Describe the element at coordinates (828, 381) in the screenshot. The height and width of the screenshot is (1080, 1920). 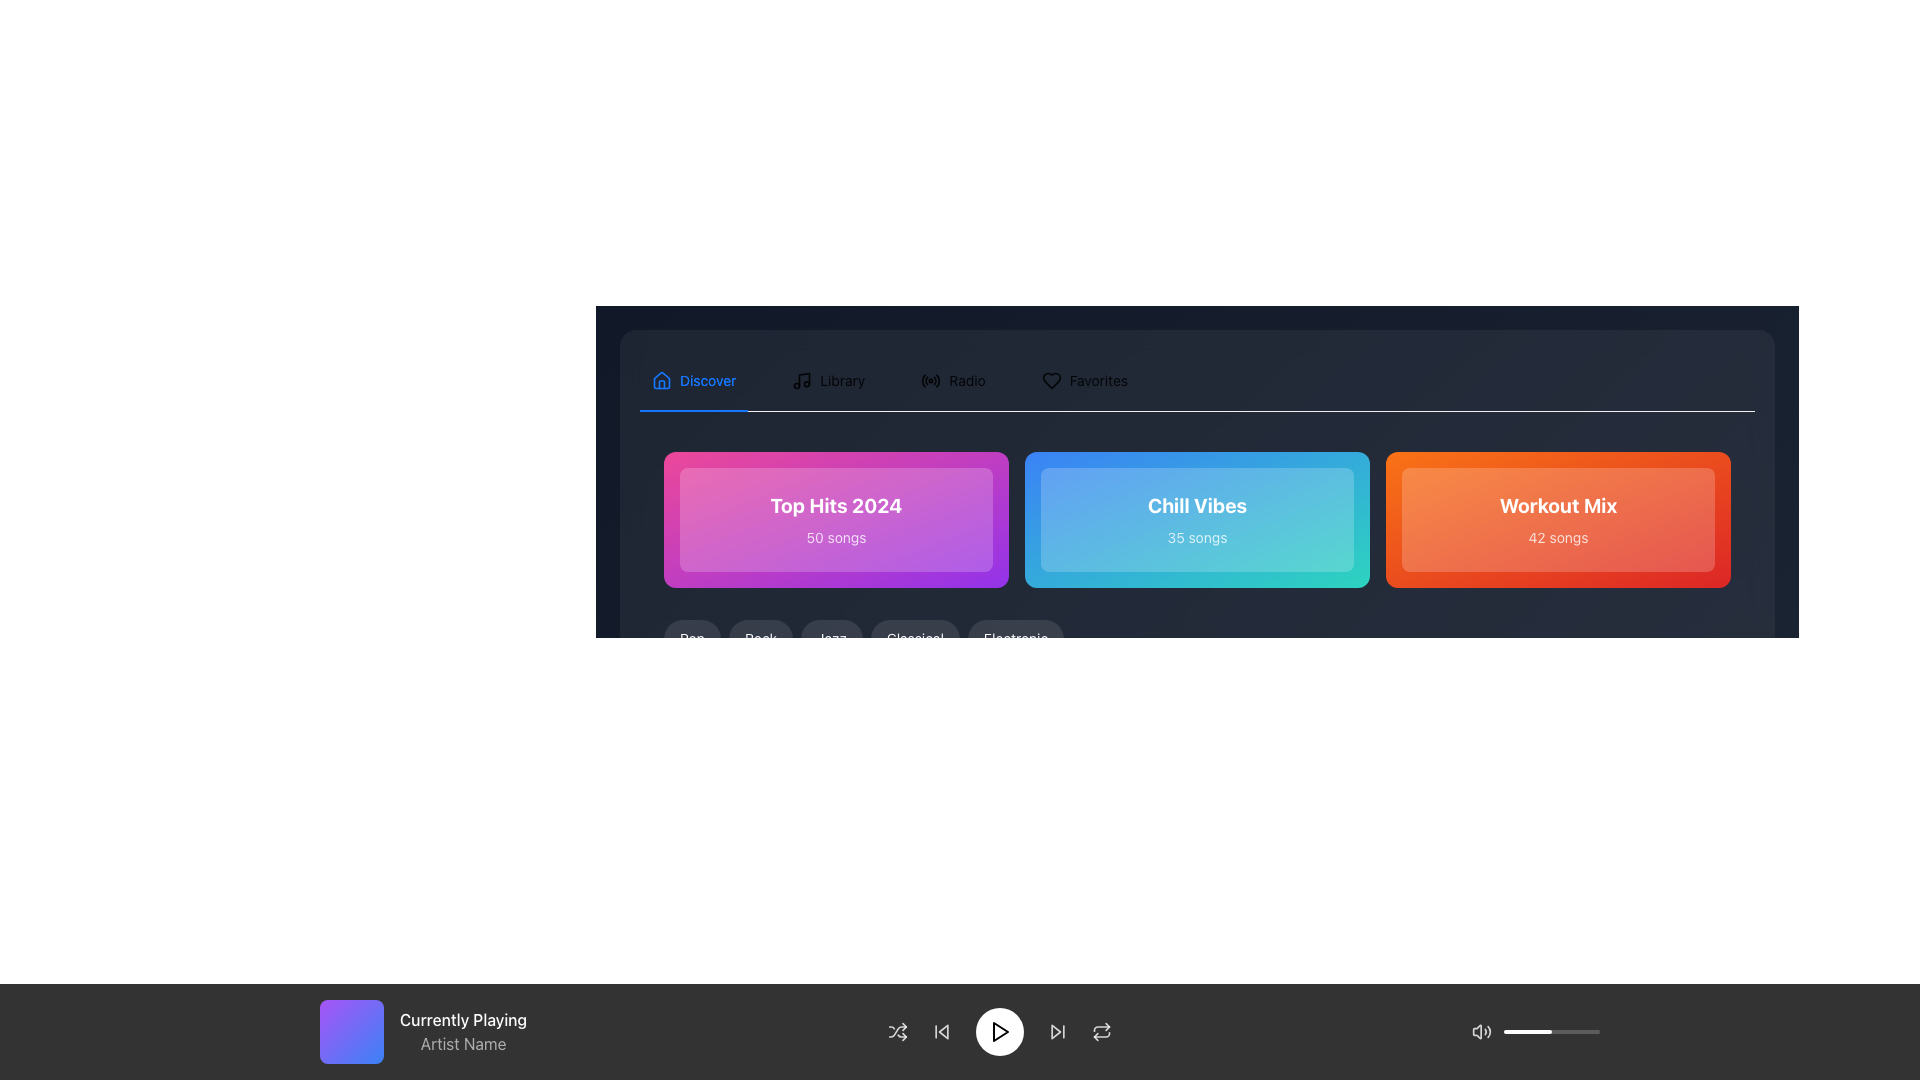
I see `the 'Library' tab, which is the second tab in the navigation line, positioned between the 'Discover' tab and an unlabeled tab` at that location.